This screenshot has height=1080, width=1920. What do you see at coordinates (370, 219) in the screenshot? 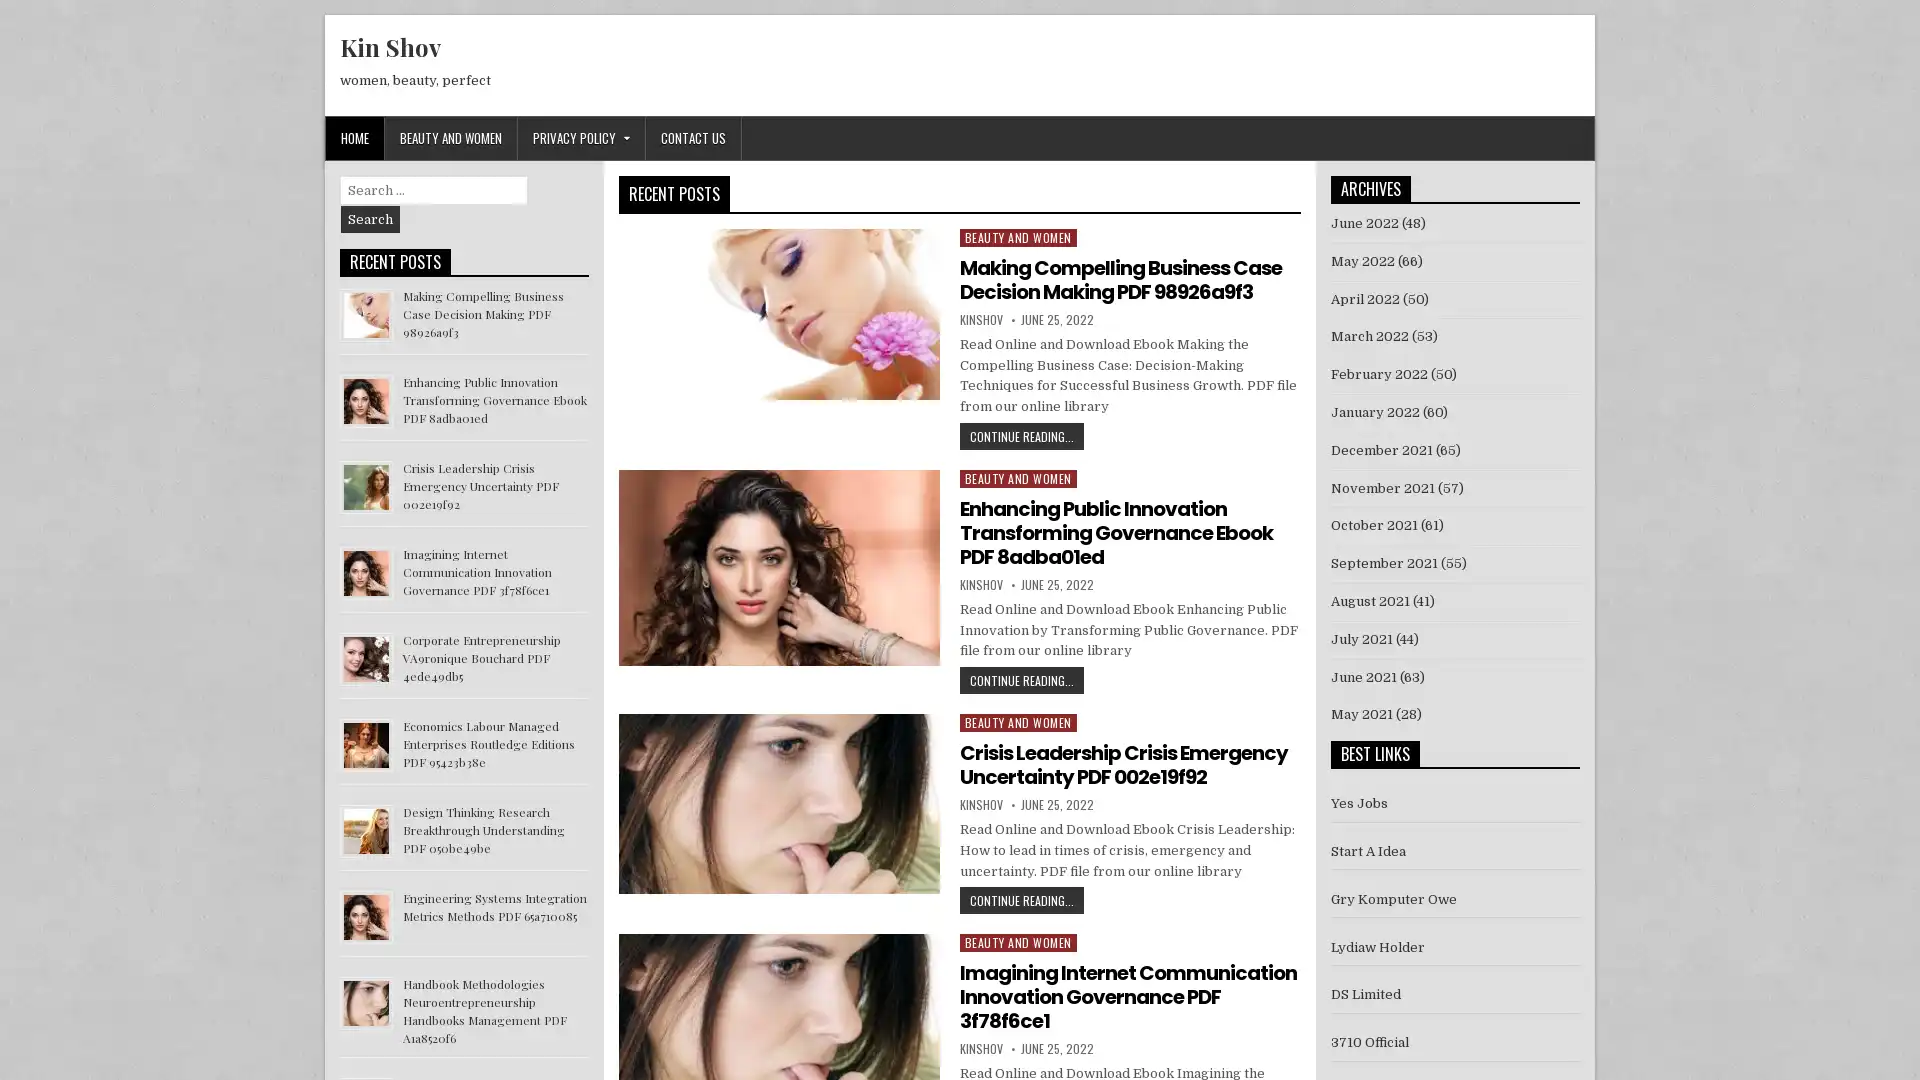
I see `Search` at bounding box center [370, 219].